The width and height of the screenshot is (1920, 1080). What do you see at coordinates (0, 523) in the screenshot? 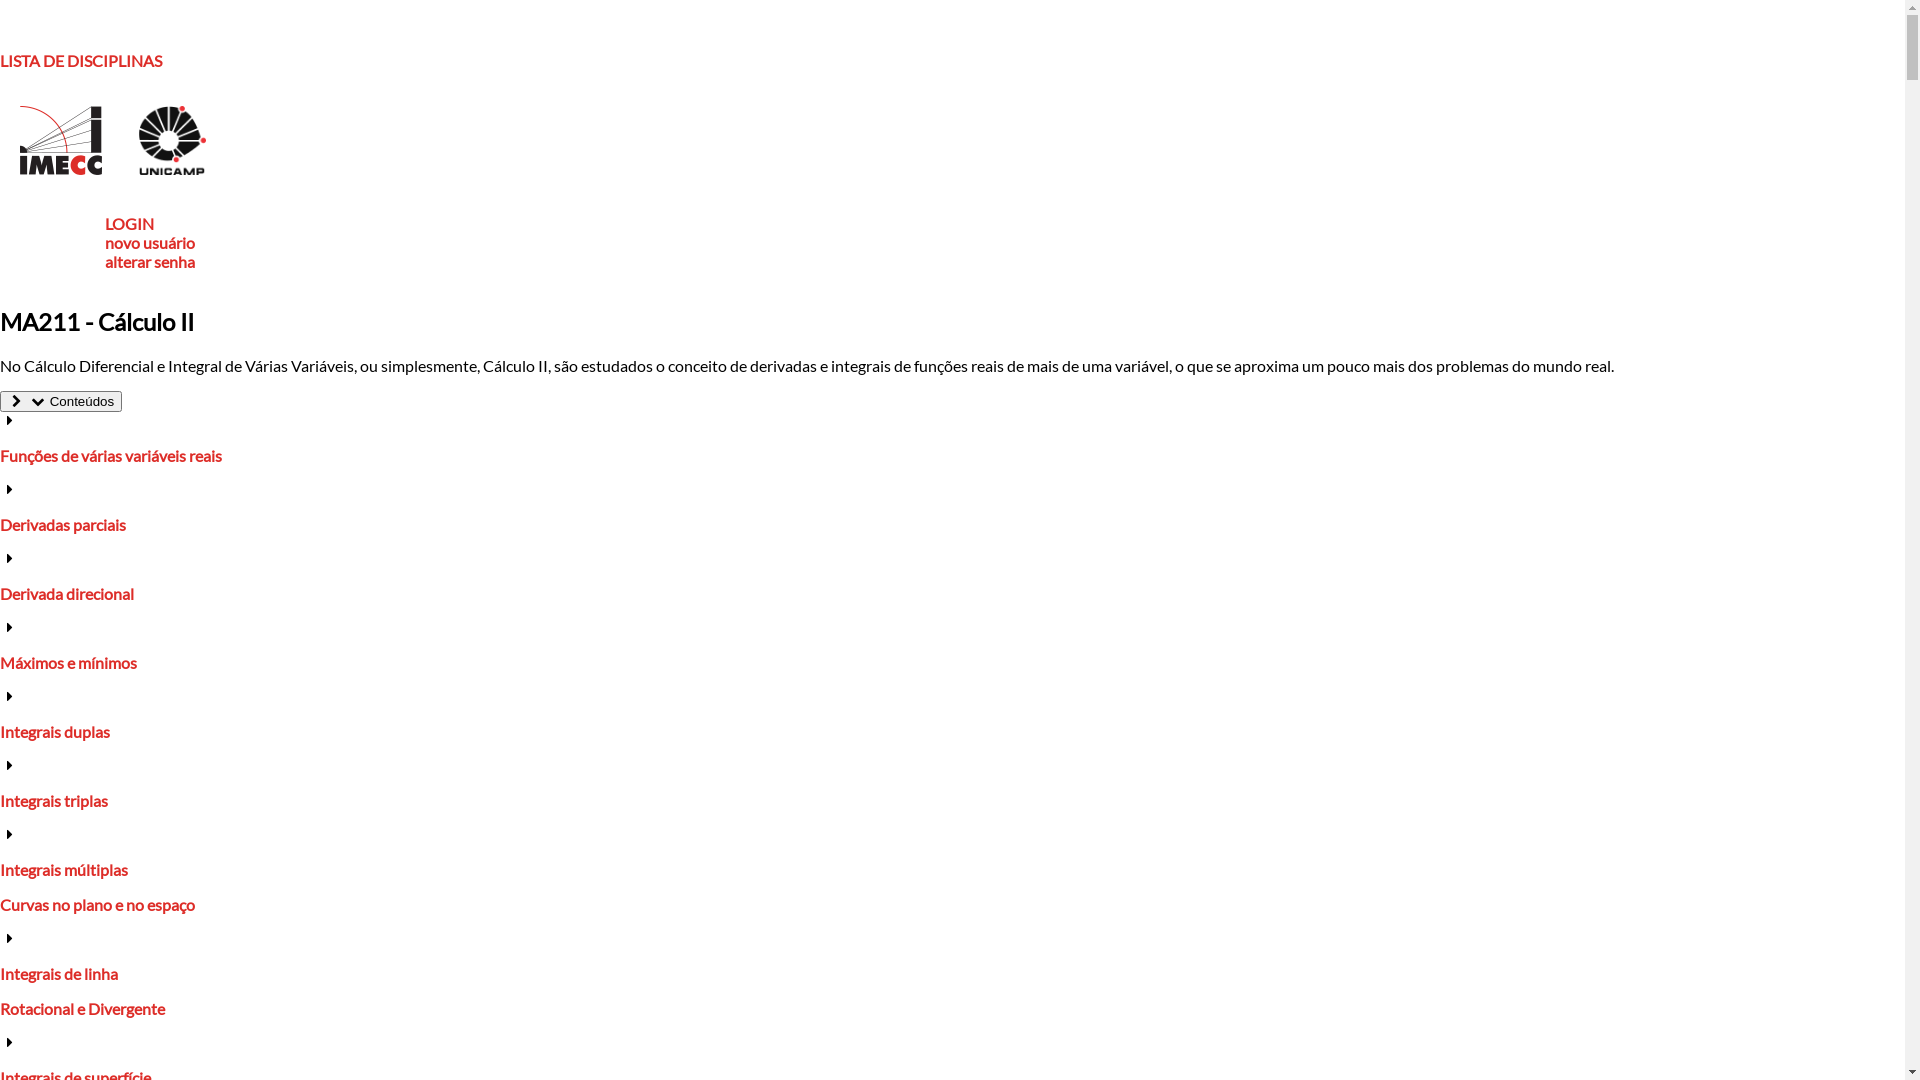
I see `'Derivadas parciais'` at bounding box center [0, 523].